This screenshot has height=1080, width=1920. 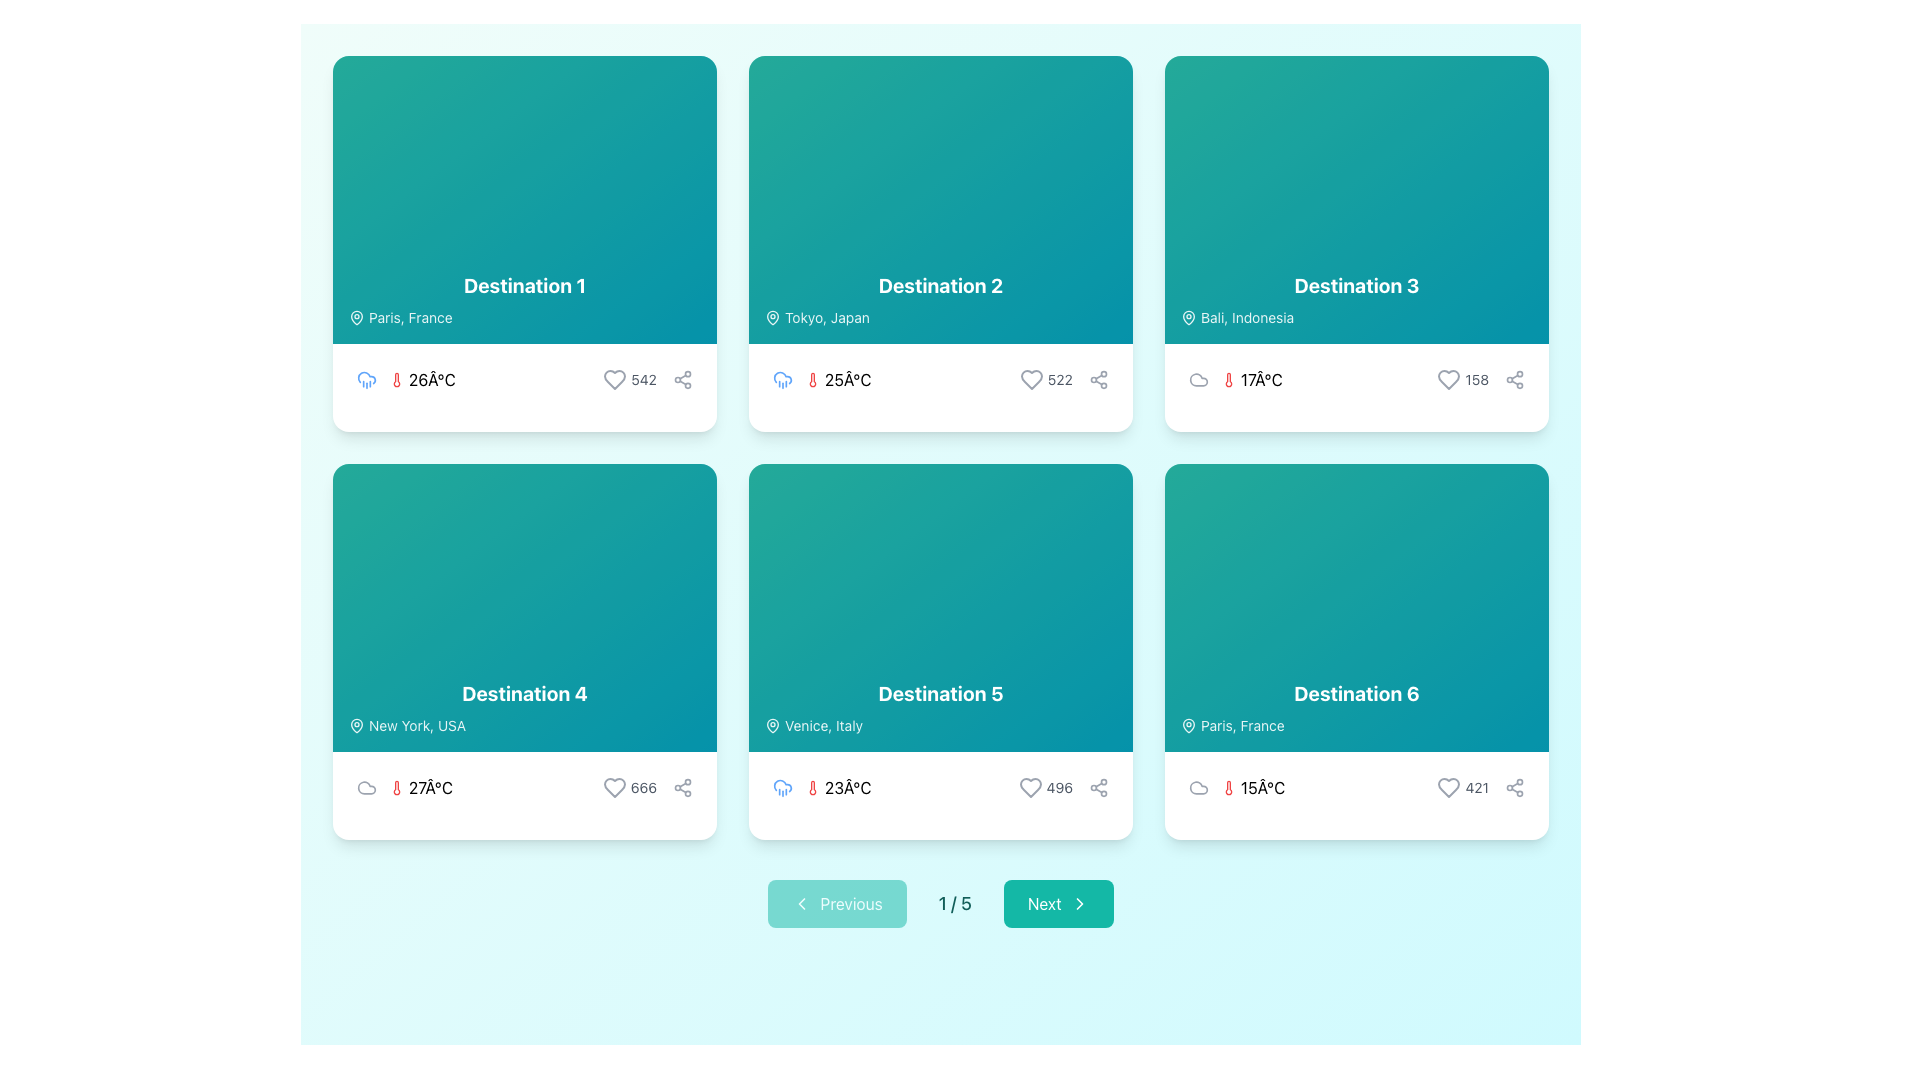 What do you see at coordinates (939, 903) in the screenshot?
I see `the Pagination Indicator element, which shows the current page index (1) out of 5, located centrally below the grid of destination cards` at bounding box center [939, 903].